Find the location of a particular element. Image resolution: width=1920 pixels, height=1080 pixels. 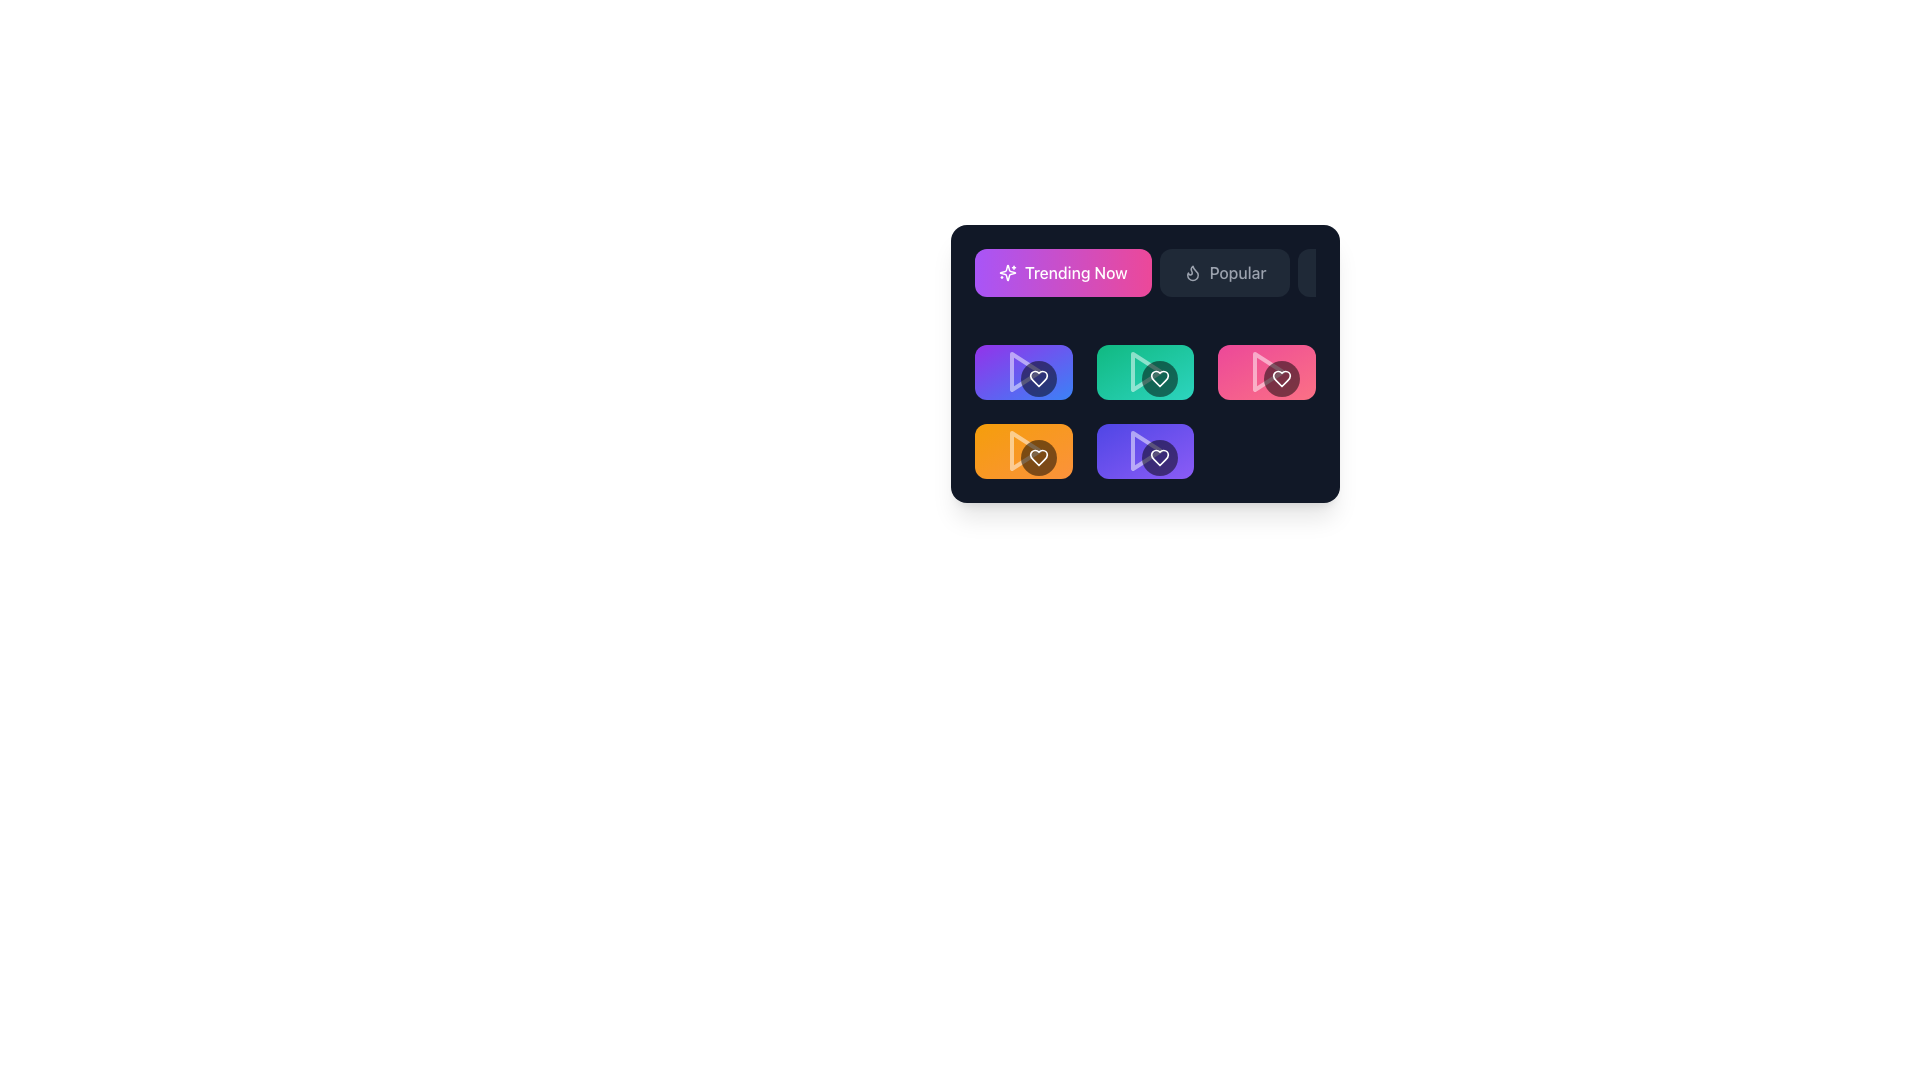

the A button element styled as a star icon located at the far right of the horizontal row containing 'Trending Now' and 'Popular' buttons is located at coordinates (1330, 272).